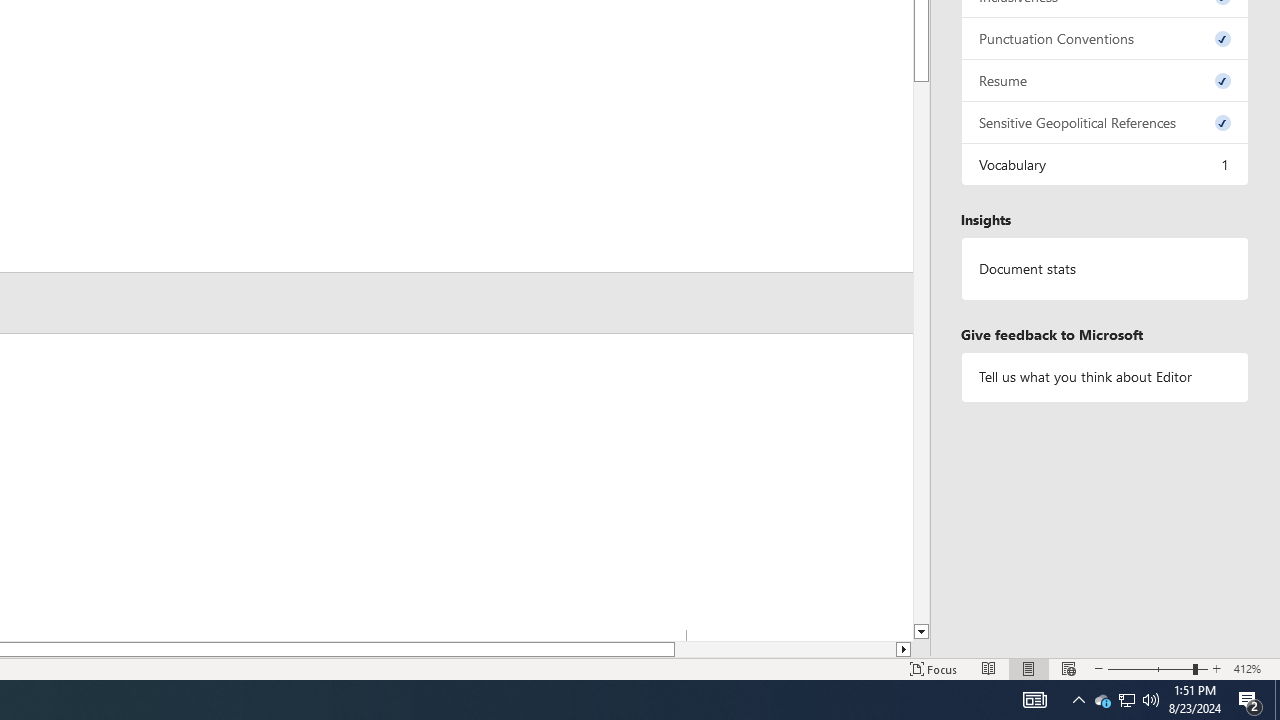  Describe the element at coordinates (1104, 79) in the screenshot. I see `'Resume, 0 issues. Press space or enter to review items.'` at that location.